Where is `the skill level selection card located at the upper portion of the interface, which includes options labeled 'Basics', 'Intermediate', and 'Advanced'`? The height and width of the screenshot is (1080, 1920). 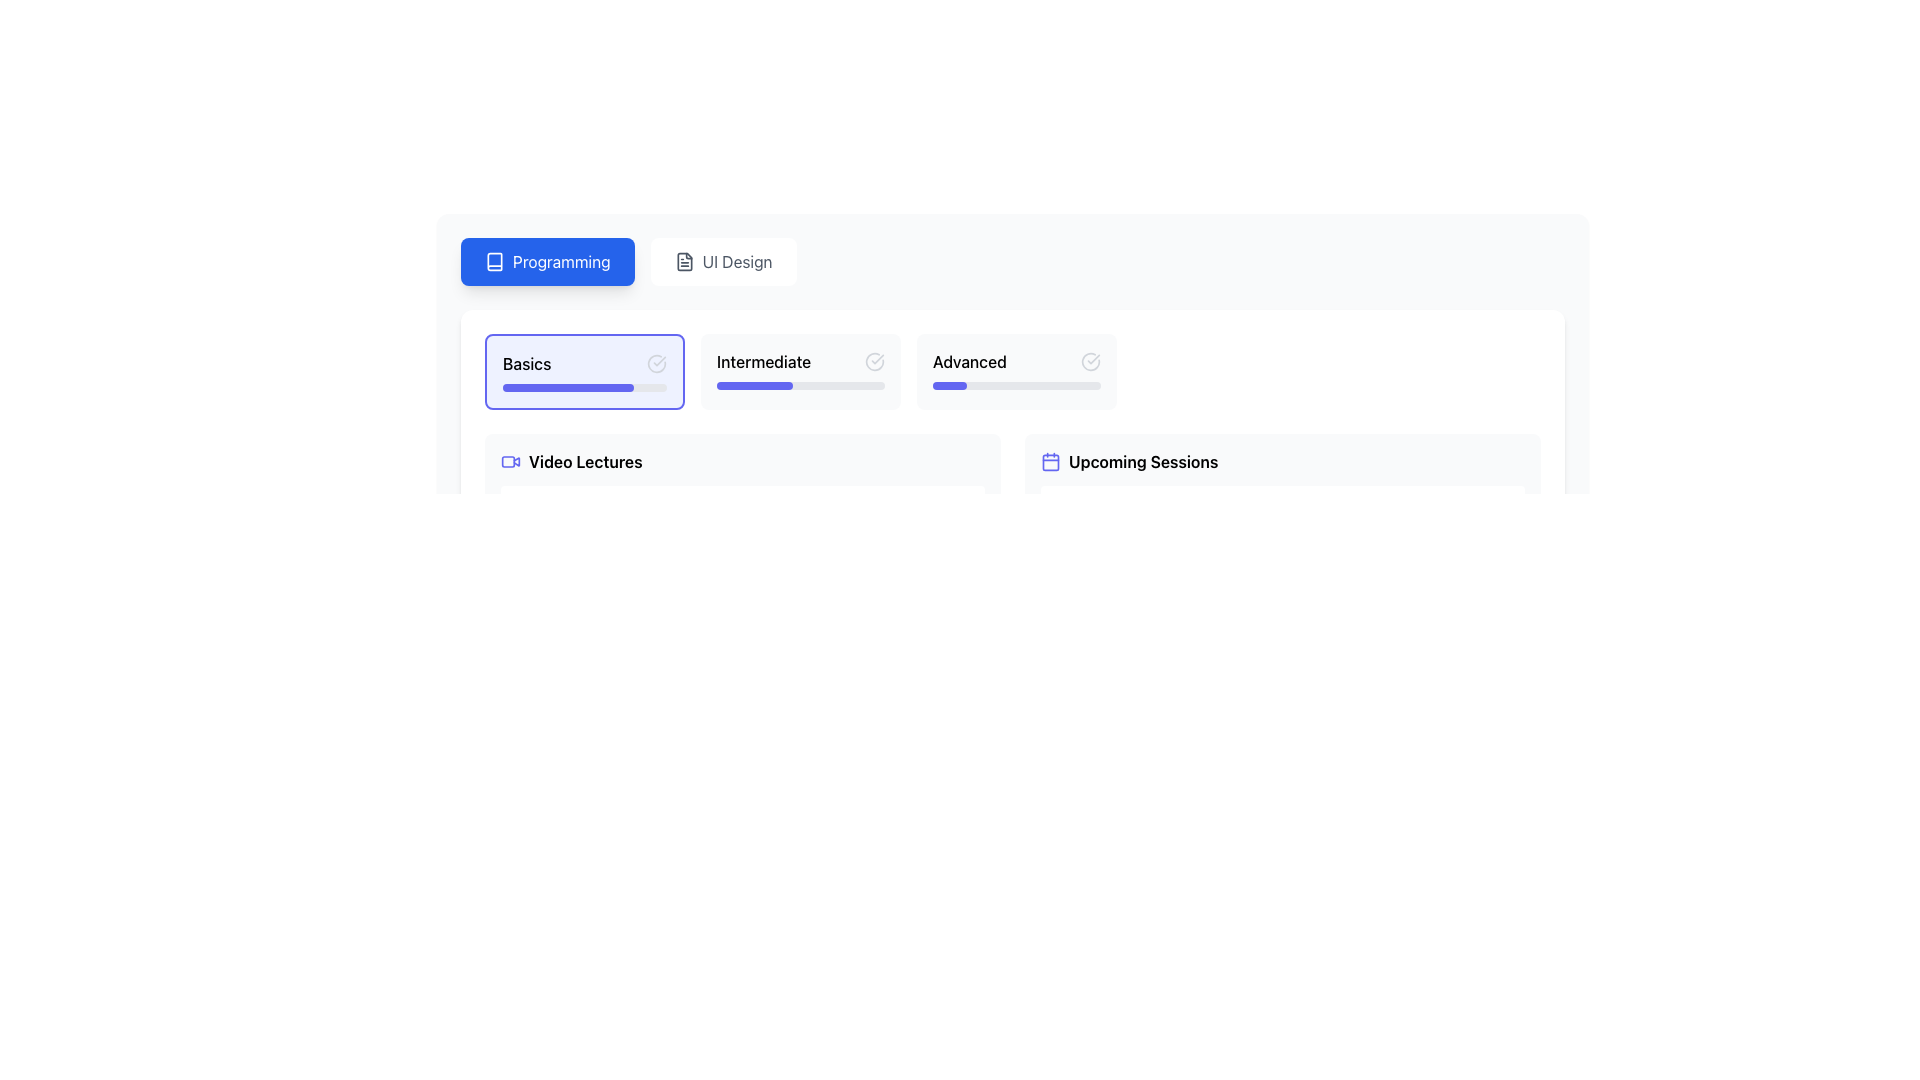
the skill level selection card located at the upper portion of the interface, which includes options labeled 'Basics', 'Intermediate', and 'Advanced' is located at coordinates (1012, 371).